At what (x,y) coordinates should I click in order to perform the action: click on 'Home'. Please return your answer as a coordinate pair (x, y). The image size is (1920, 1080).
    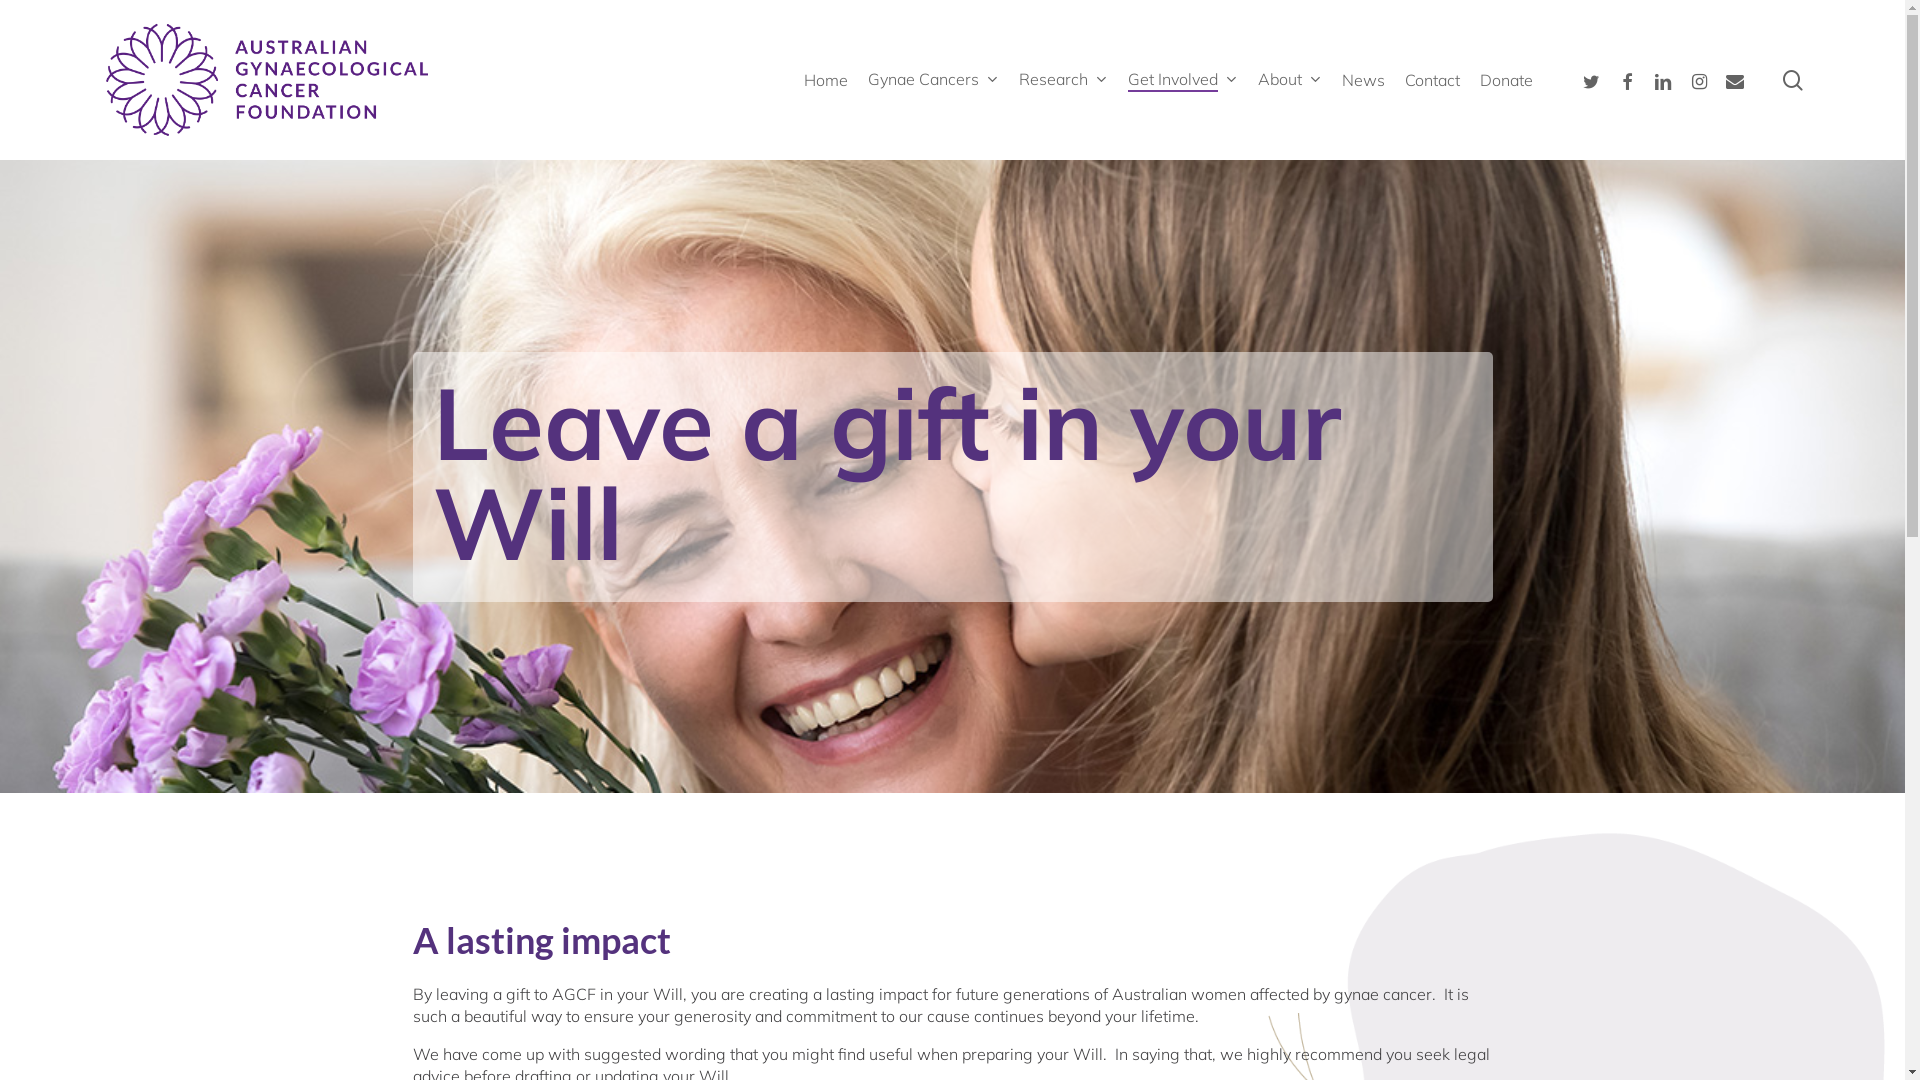
    Looking at the image, I should click on (825, 79).